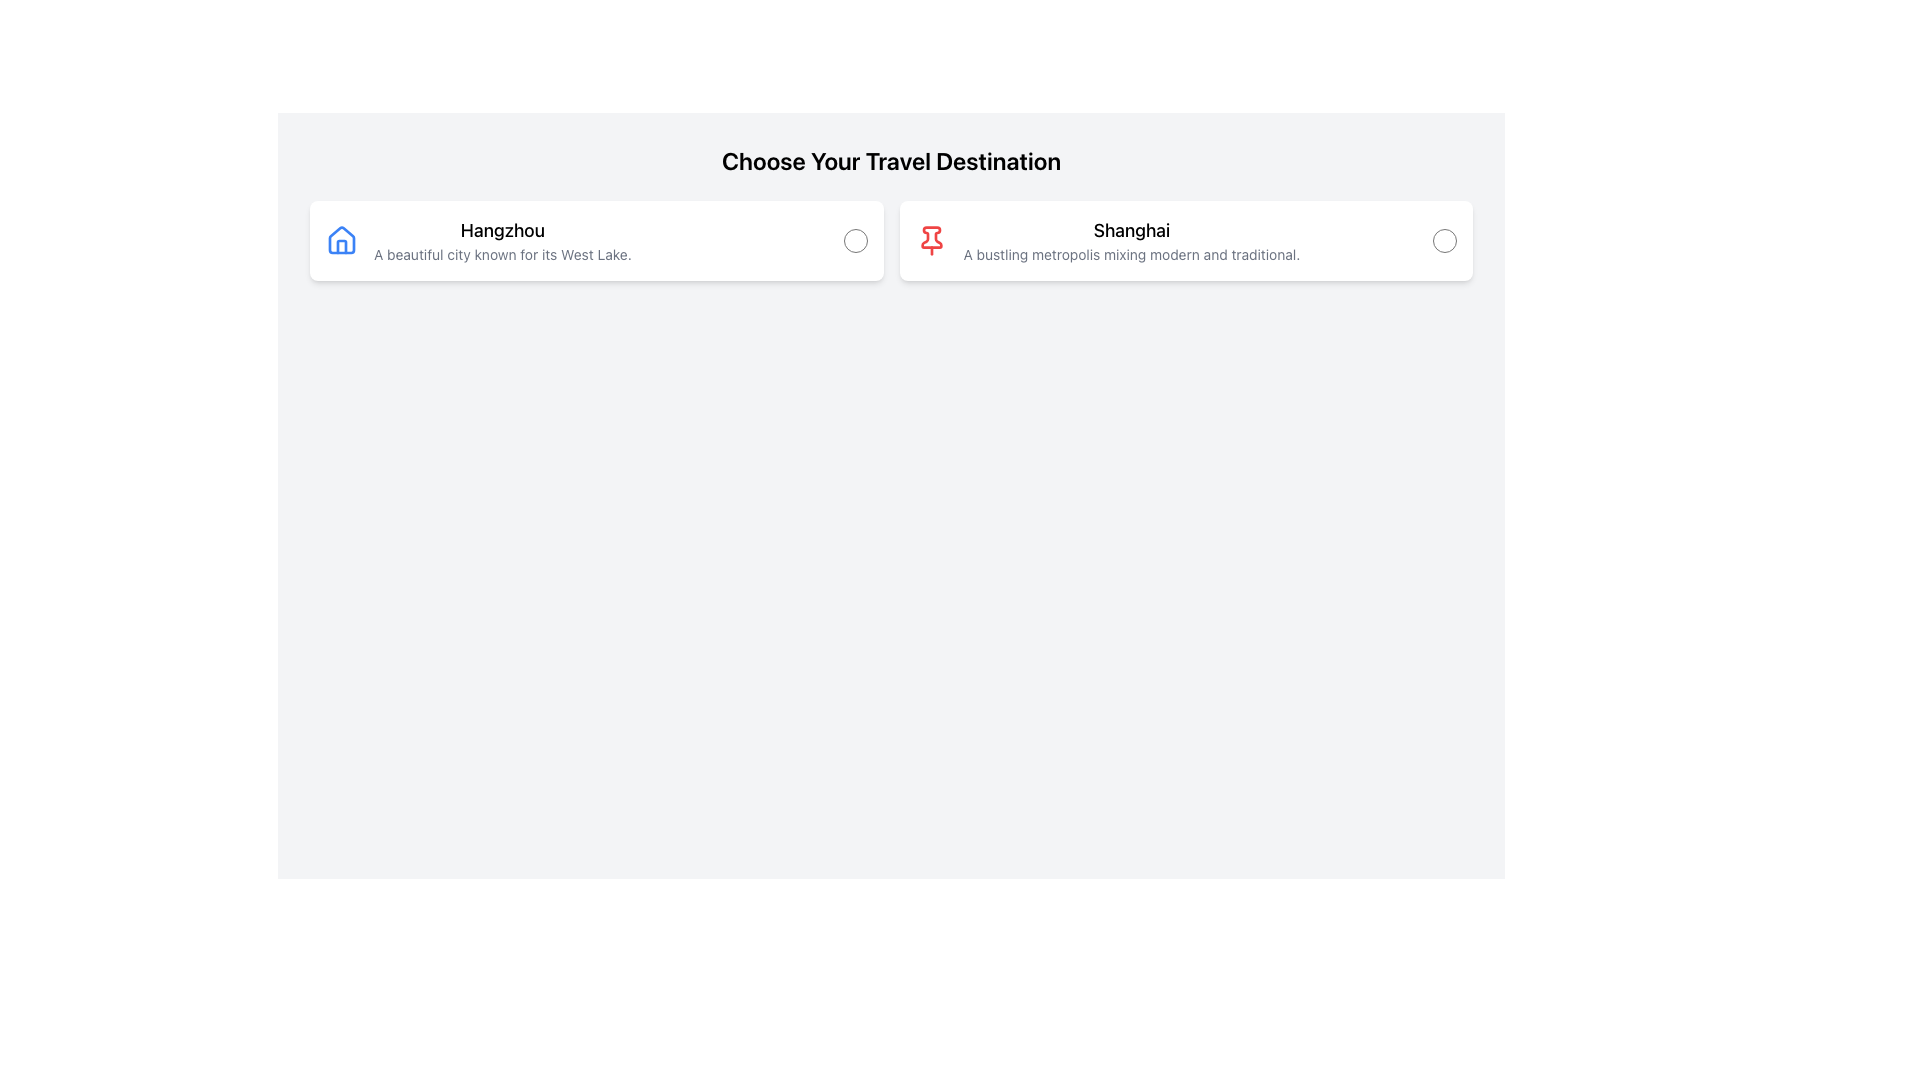 The width and height of the screenshot is (1920, 1080). What do you see at coordinates (1131, 253) in the screenshot?
I see `descriptive text about the city 'Shanghai', which is the second line of text underneath the bold title 'Shanghai' in the right-hand selection box` at bounding box center [1131, 253].